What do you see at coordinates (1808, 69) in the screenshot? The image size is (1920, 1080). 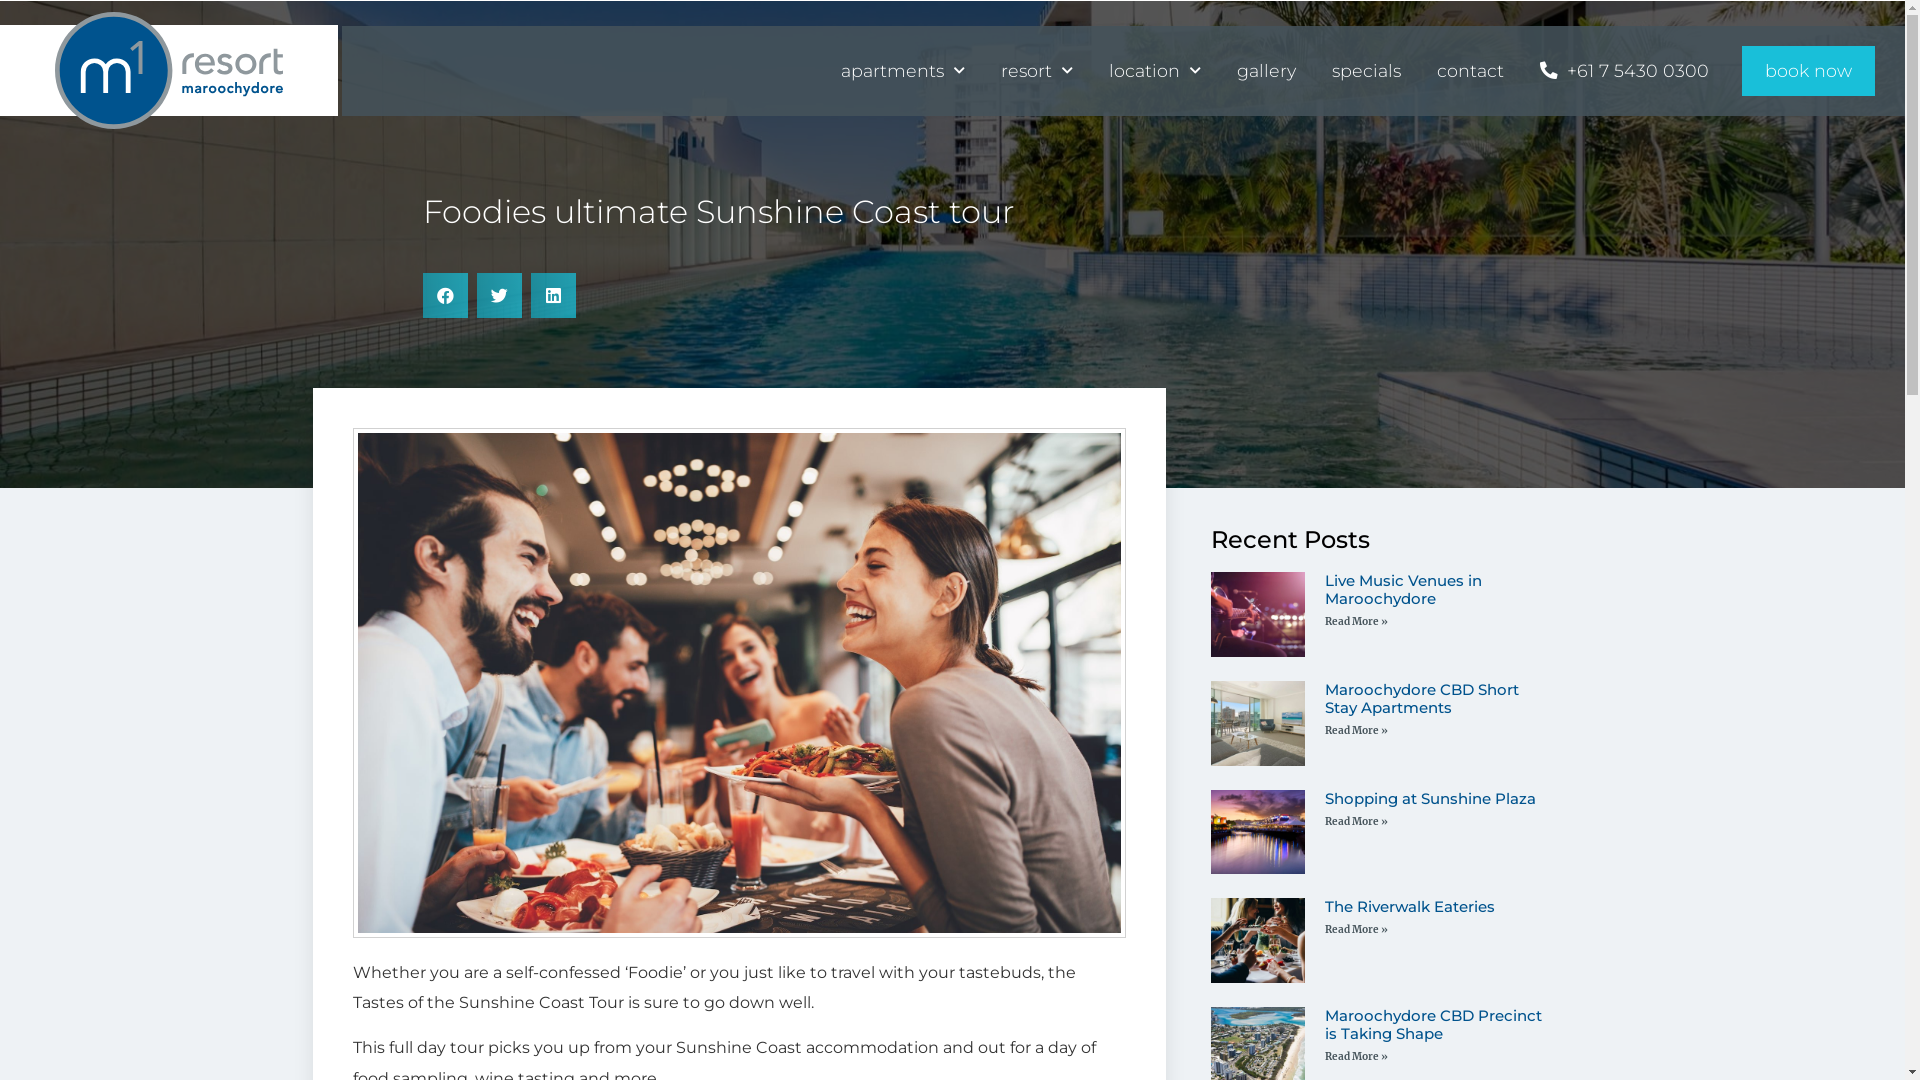 I see `'book now'` at bounding box center [1808, 69].